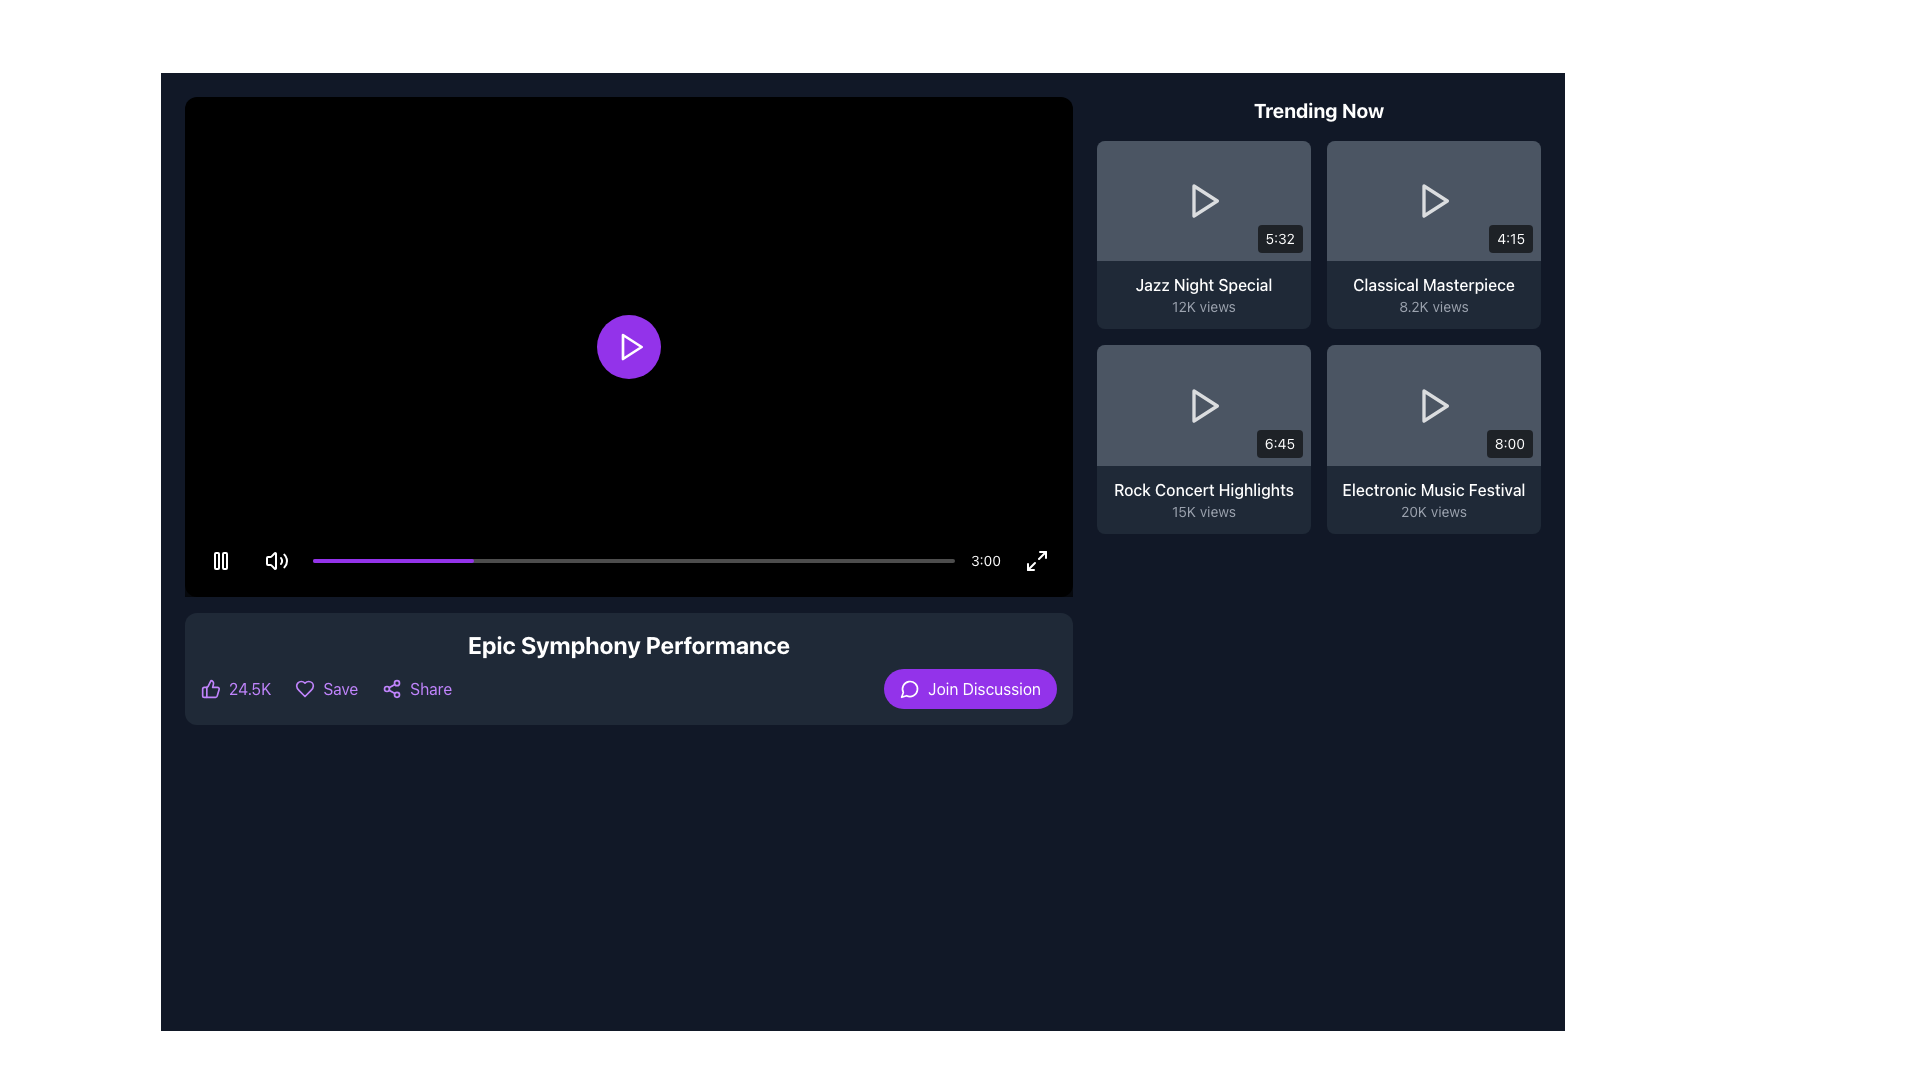 The width and height of the screenshot is (1920, 1080). I want to click on the play icon located in the lower-right section of the interface within the 'Trending Now' section to initiate playback of the associated video, so click(1434, 405).